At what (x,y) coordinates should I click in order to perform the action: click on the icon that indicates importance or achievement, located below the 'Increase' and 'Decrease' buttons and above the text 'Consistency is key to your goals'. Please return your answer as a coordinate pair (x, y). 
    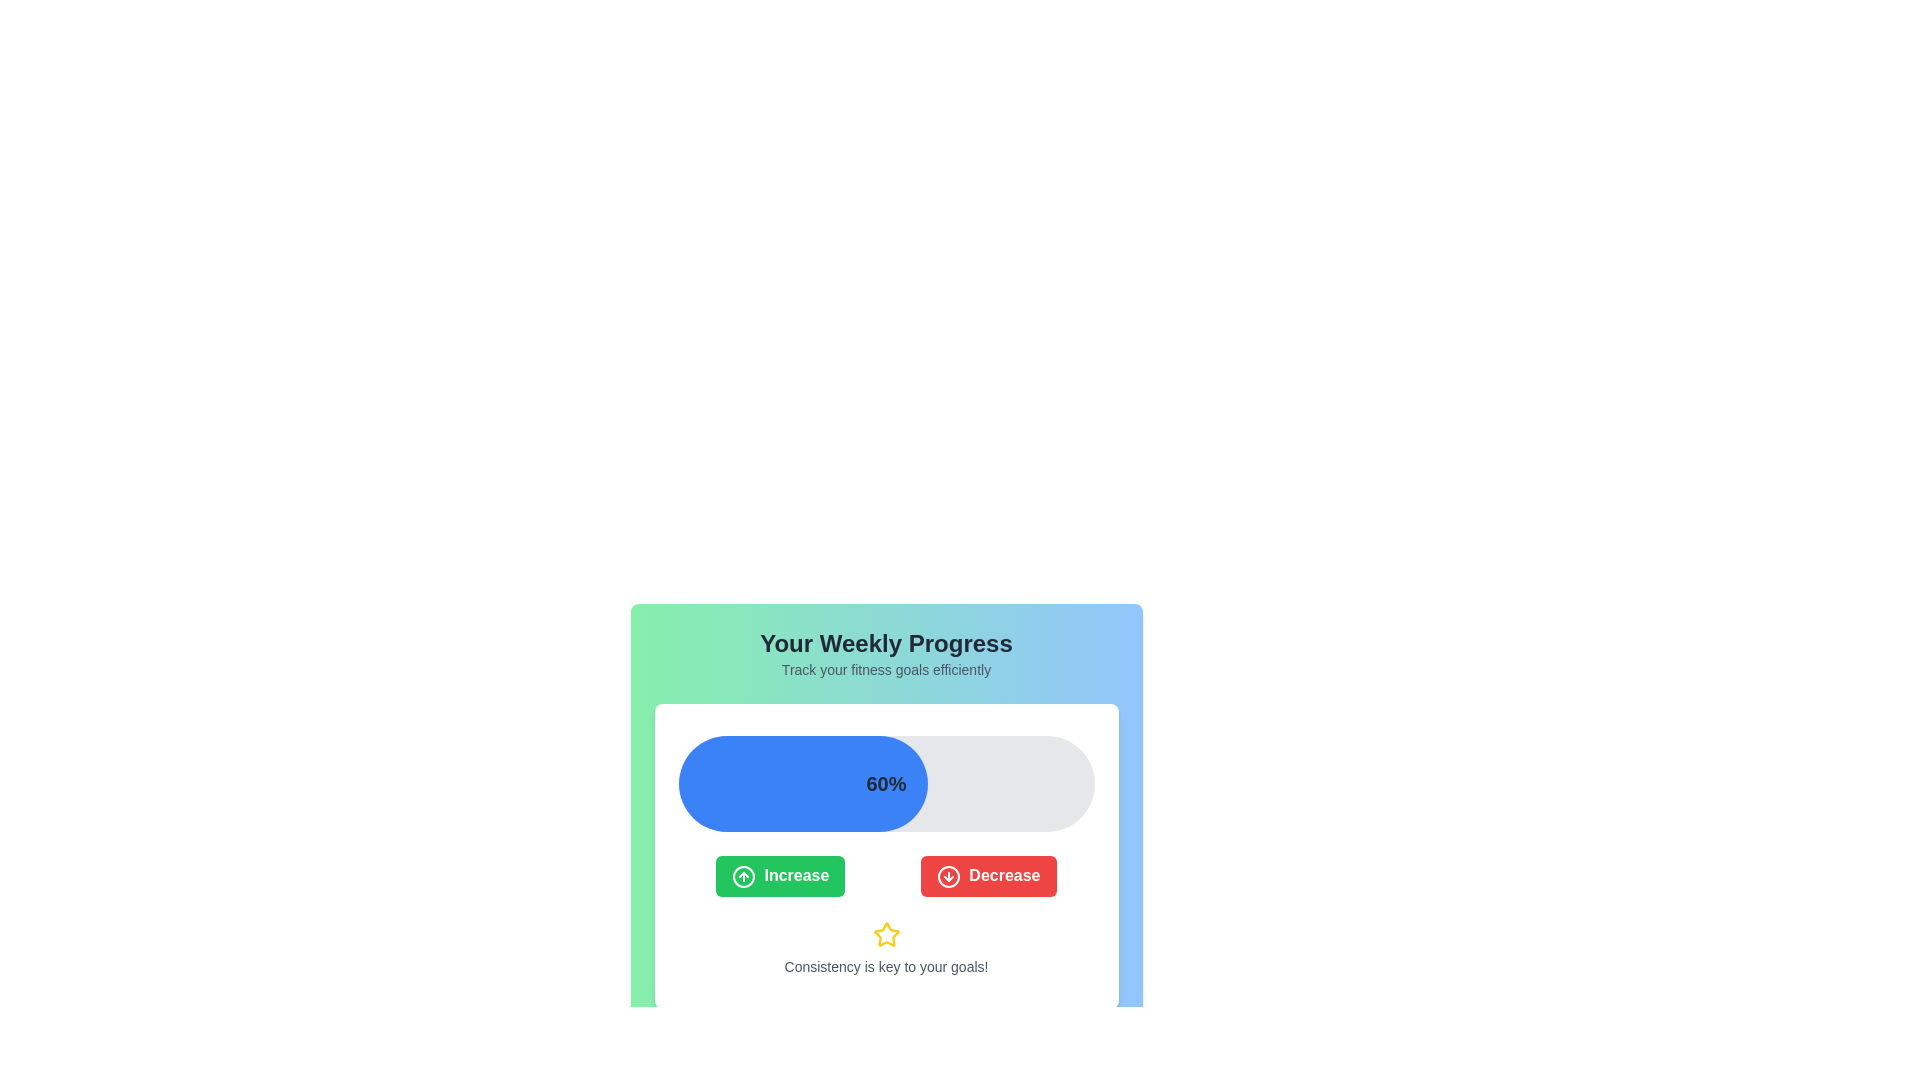
    Looking at the image, I should click on (885, 934).